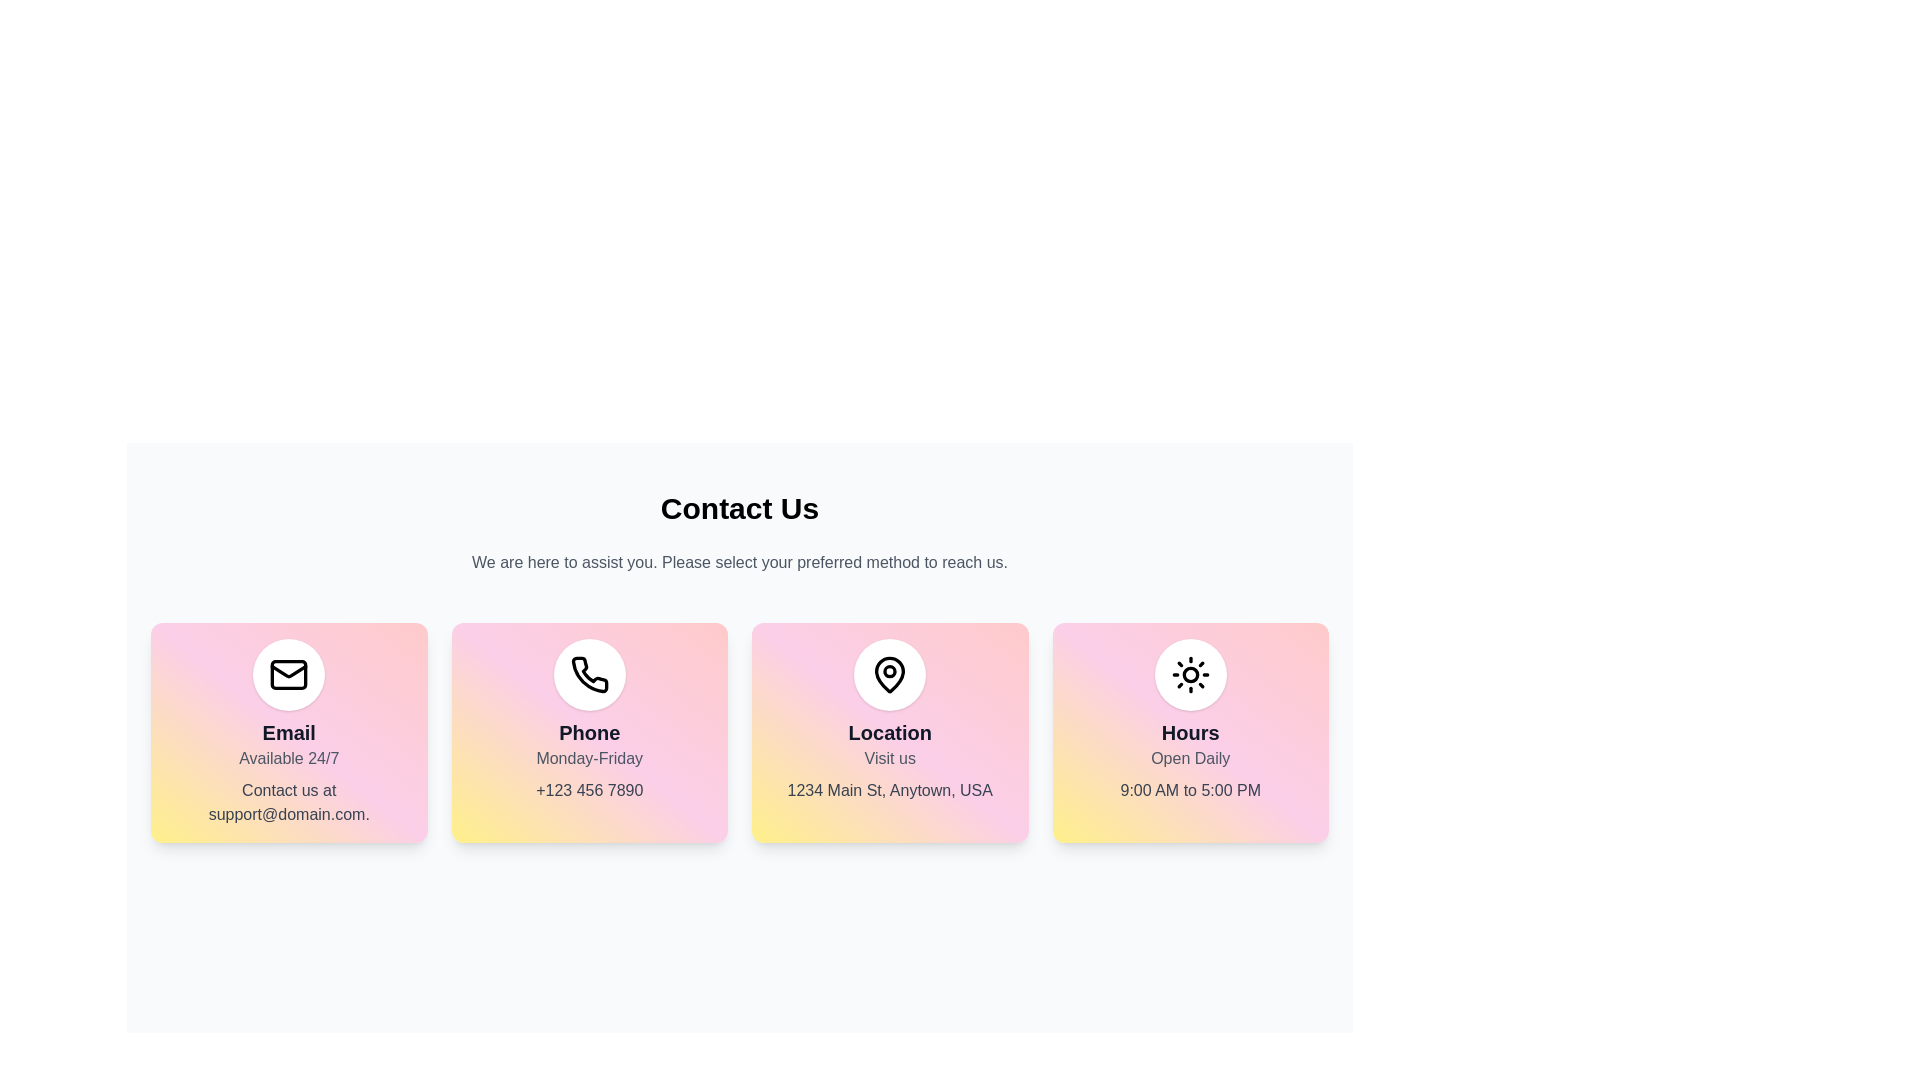  I want to click on the mail envelope icon, which is an outline-style icon symbolizing email communication, located in the top-left card of the 'Contact Us' section, so click(288, 675).